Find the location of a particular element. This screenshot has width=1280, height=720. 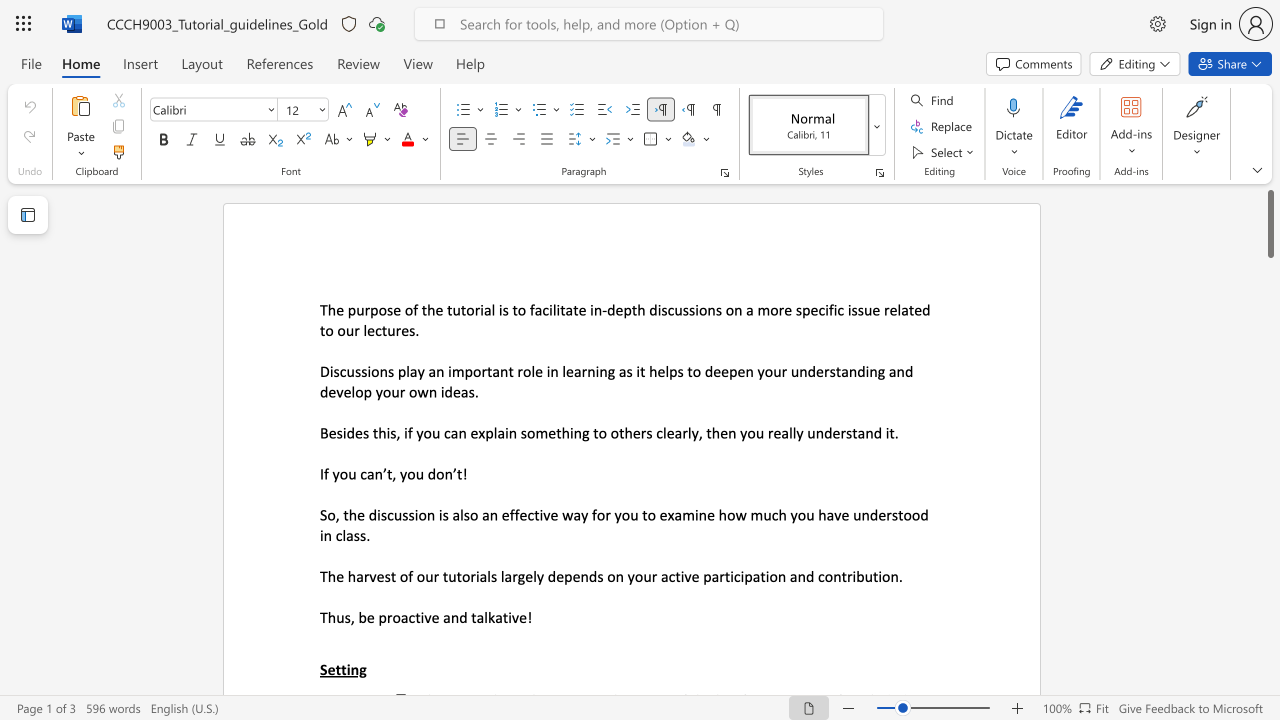

the scrollbar to scroll downward is located at coordinates (1269, 650).